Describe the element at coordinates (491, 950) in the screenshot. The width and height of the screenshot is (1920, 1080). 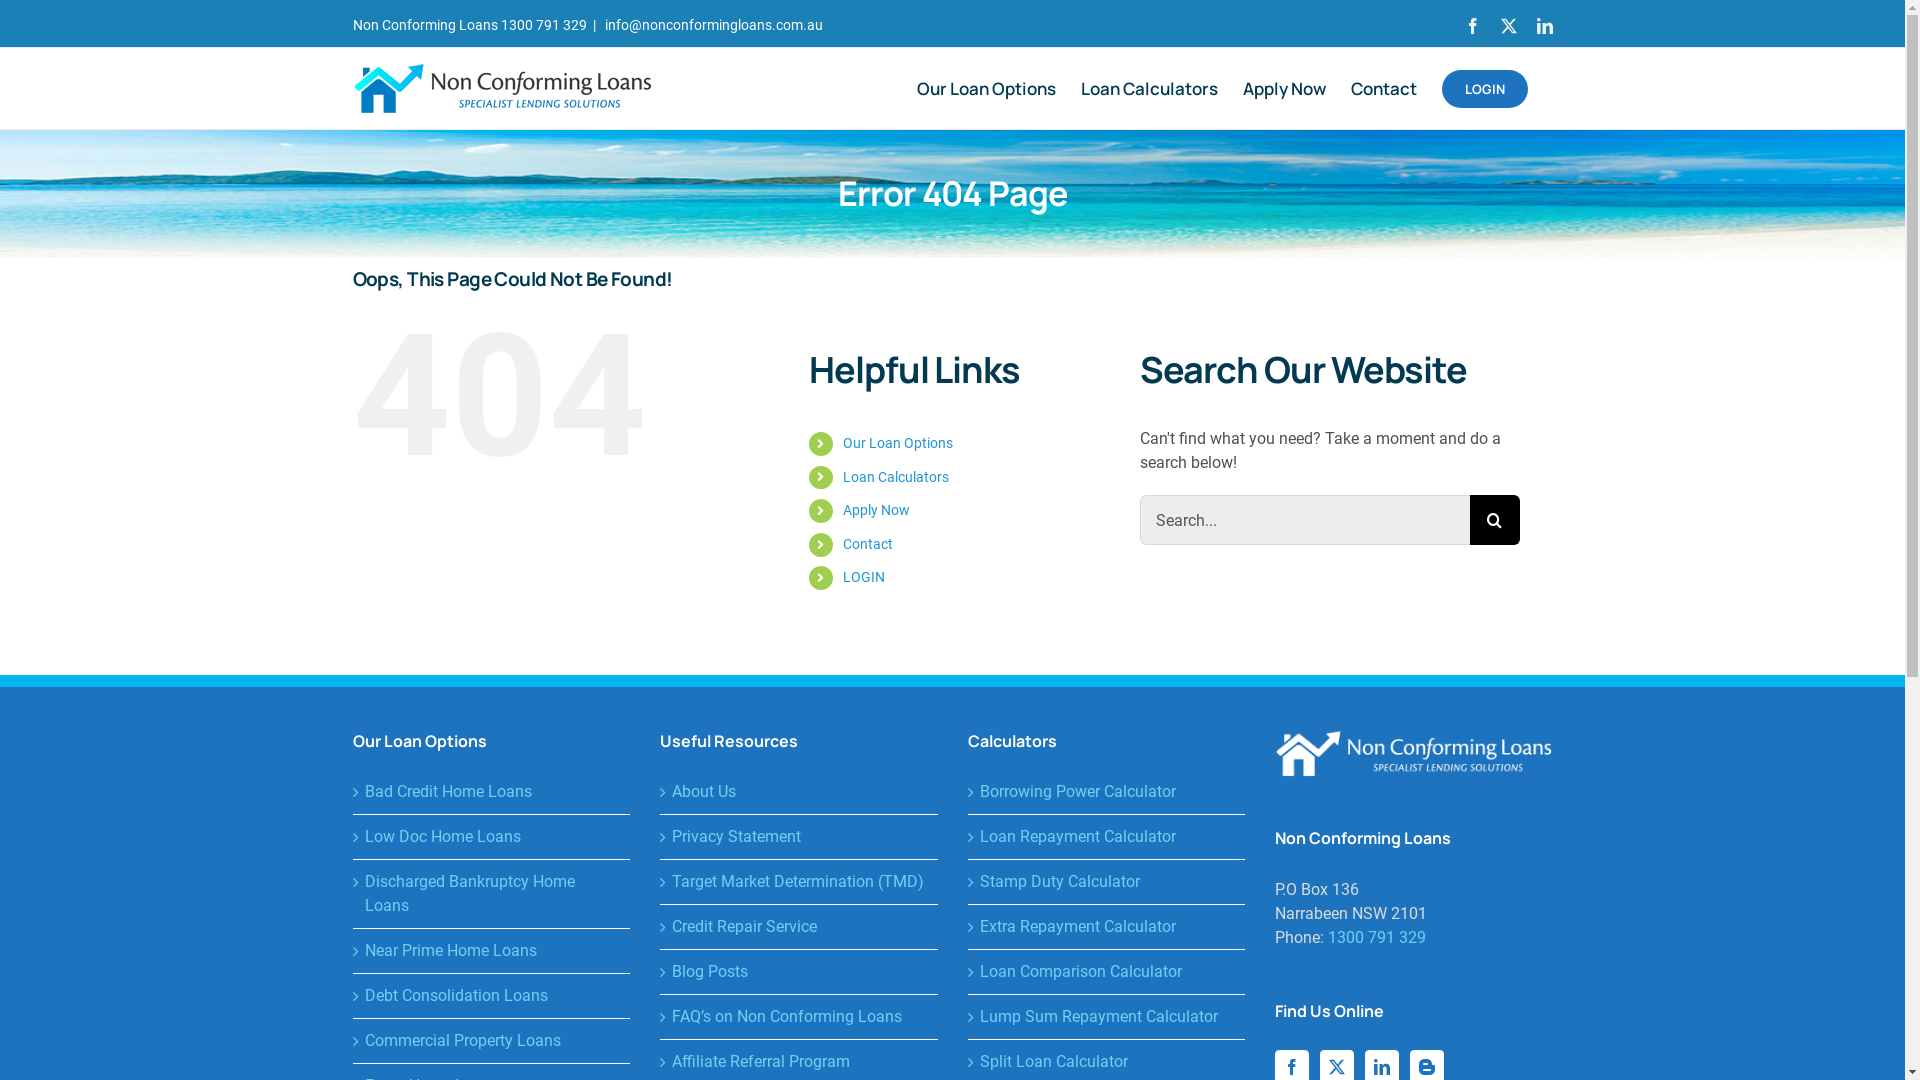
I see `'Near Prime Home Loans'` at that location.